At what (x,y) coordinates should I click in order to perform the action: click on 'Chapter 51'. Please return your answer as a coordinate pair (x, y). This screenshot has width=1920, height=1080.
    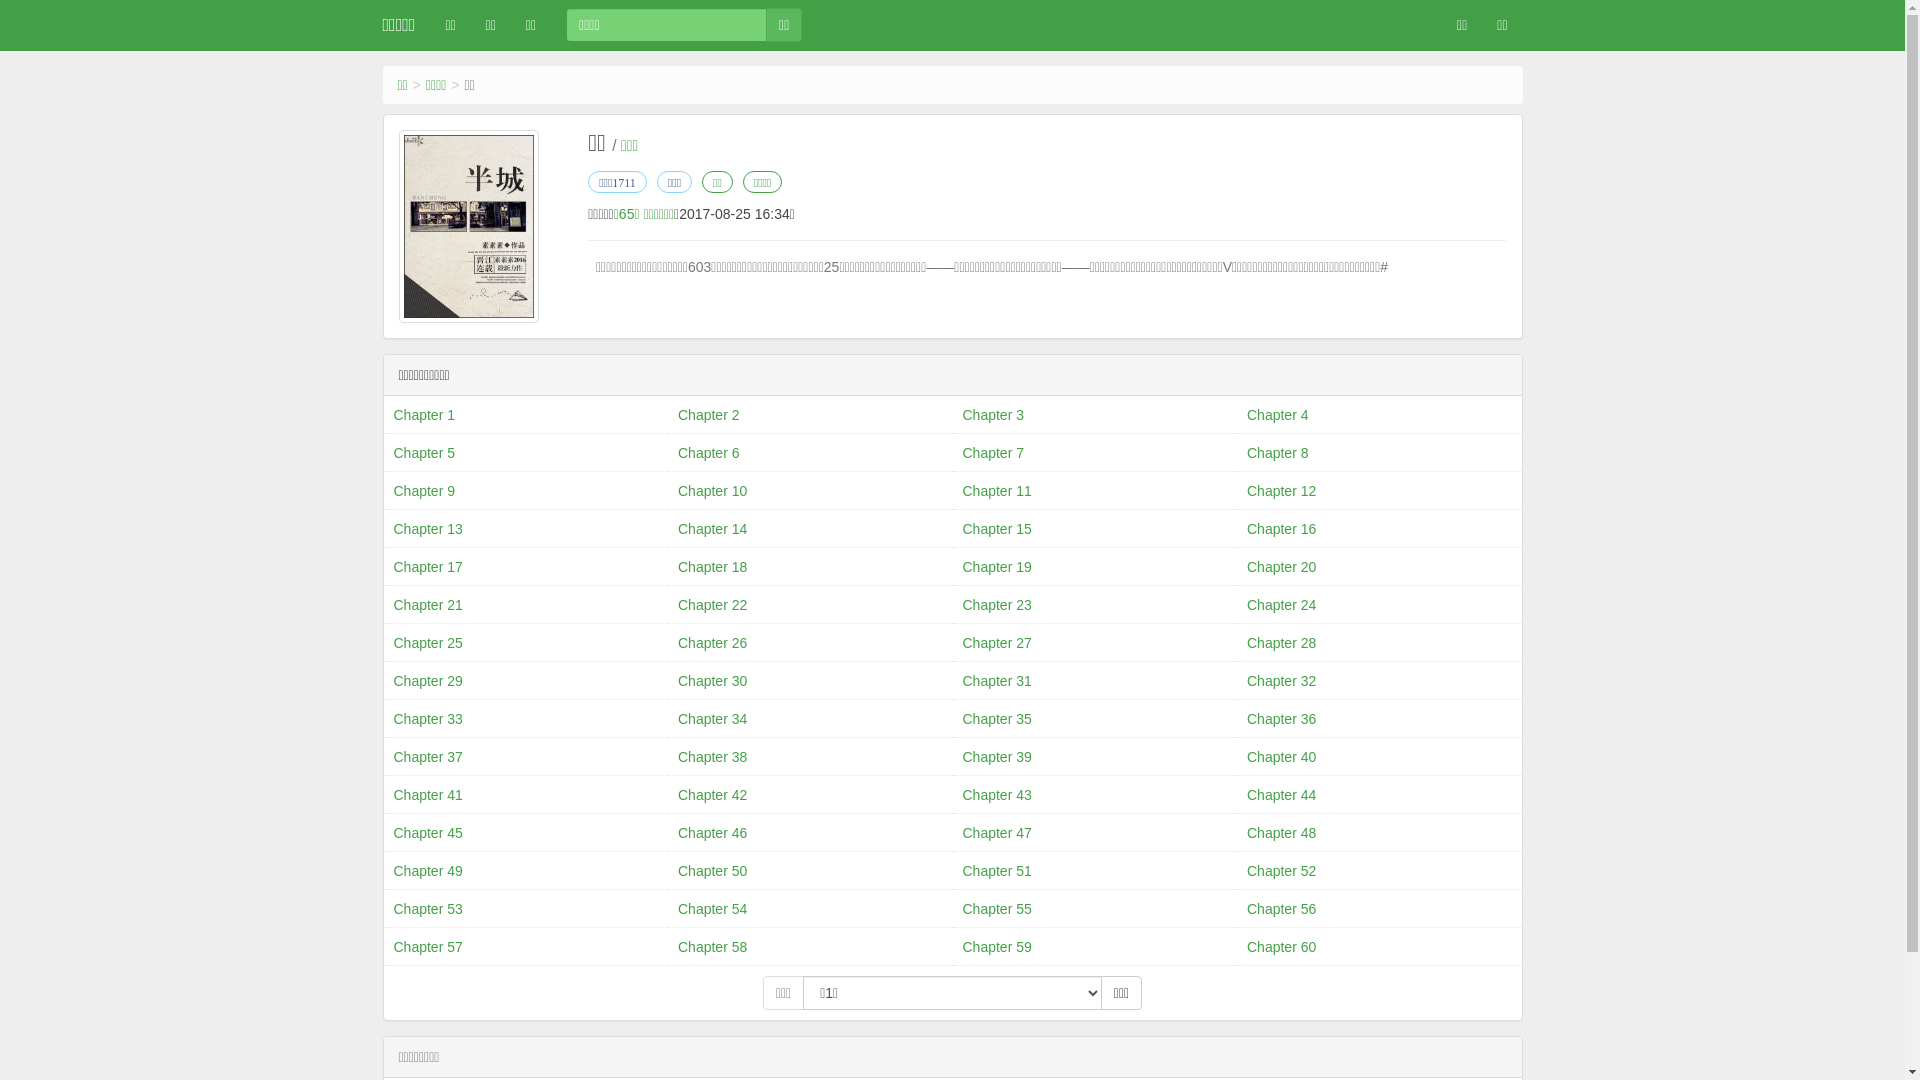
    Looking at the image, I should click on (961, 870).